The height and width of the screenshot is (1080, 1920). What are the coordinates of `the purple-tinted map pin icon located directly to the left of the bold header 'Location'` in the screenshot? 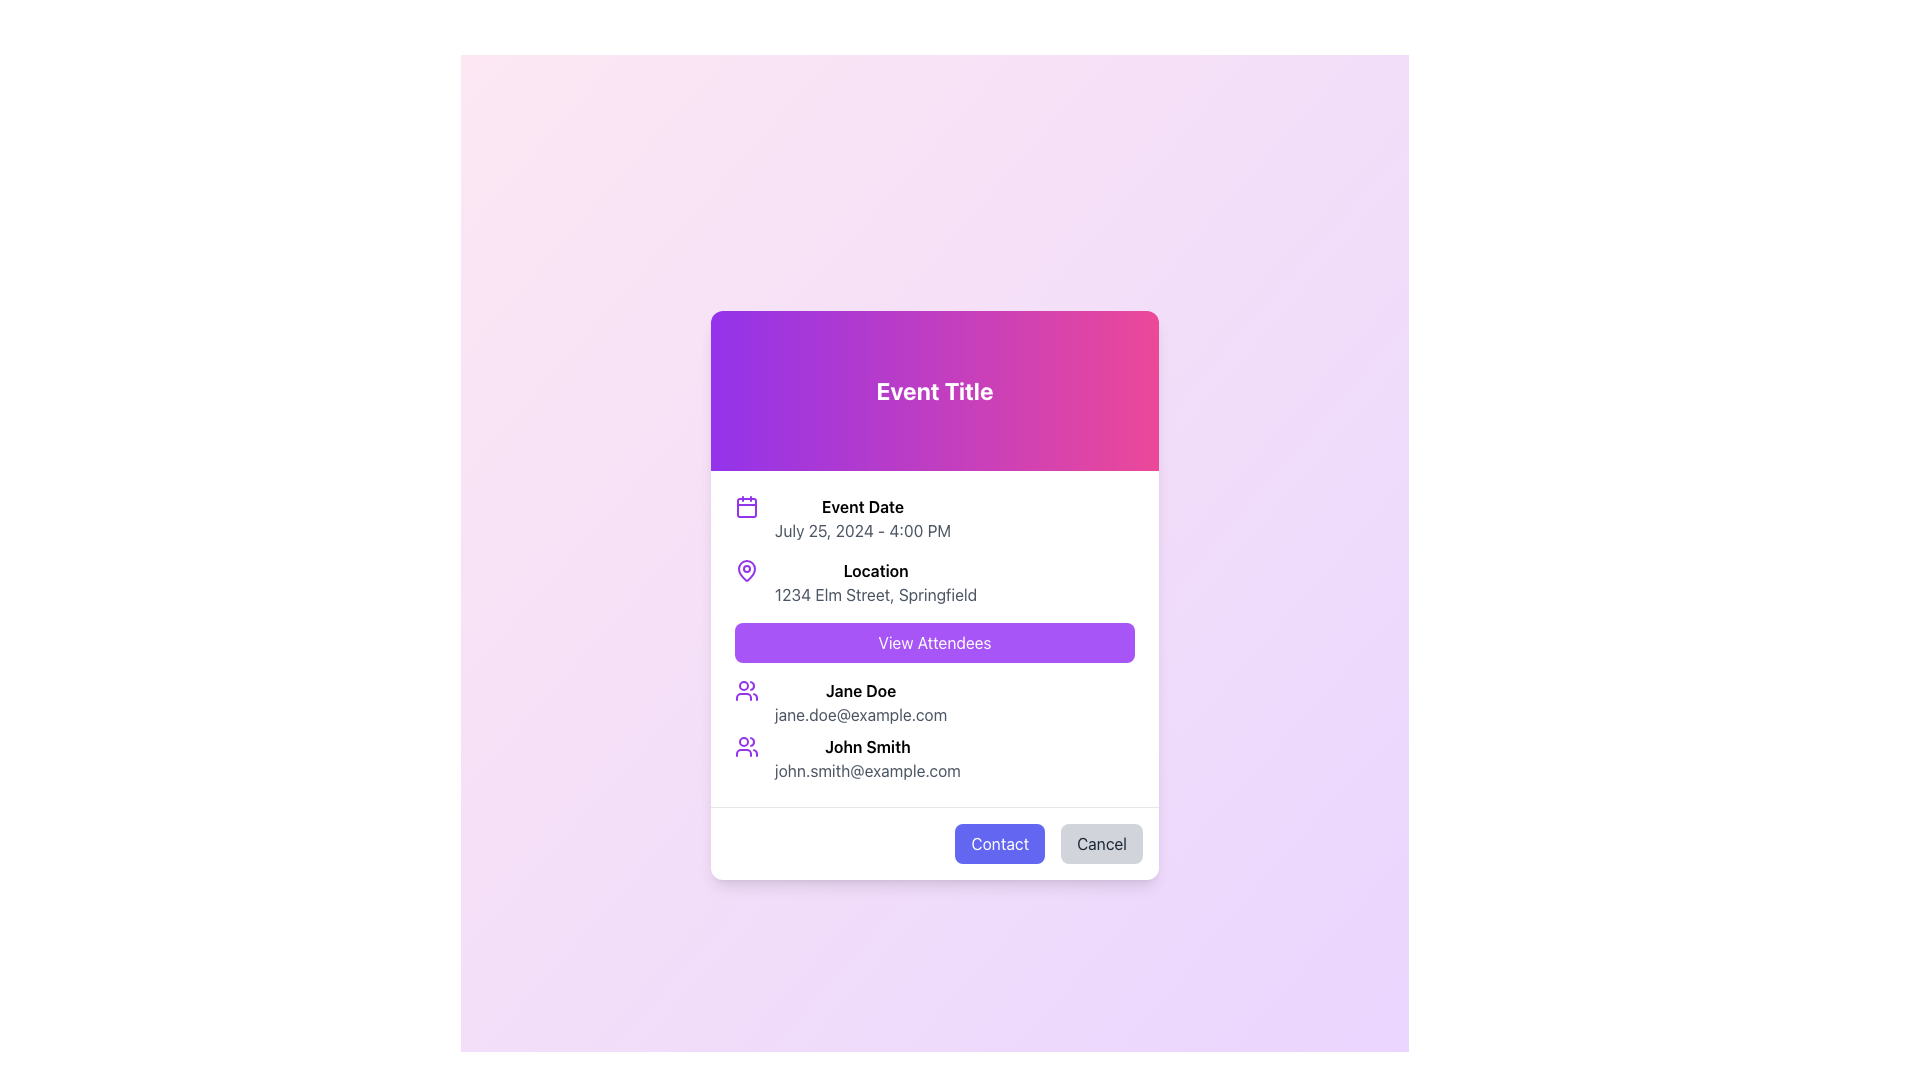 It's located at (746, 570).